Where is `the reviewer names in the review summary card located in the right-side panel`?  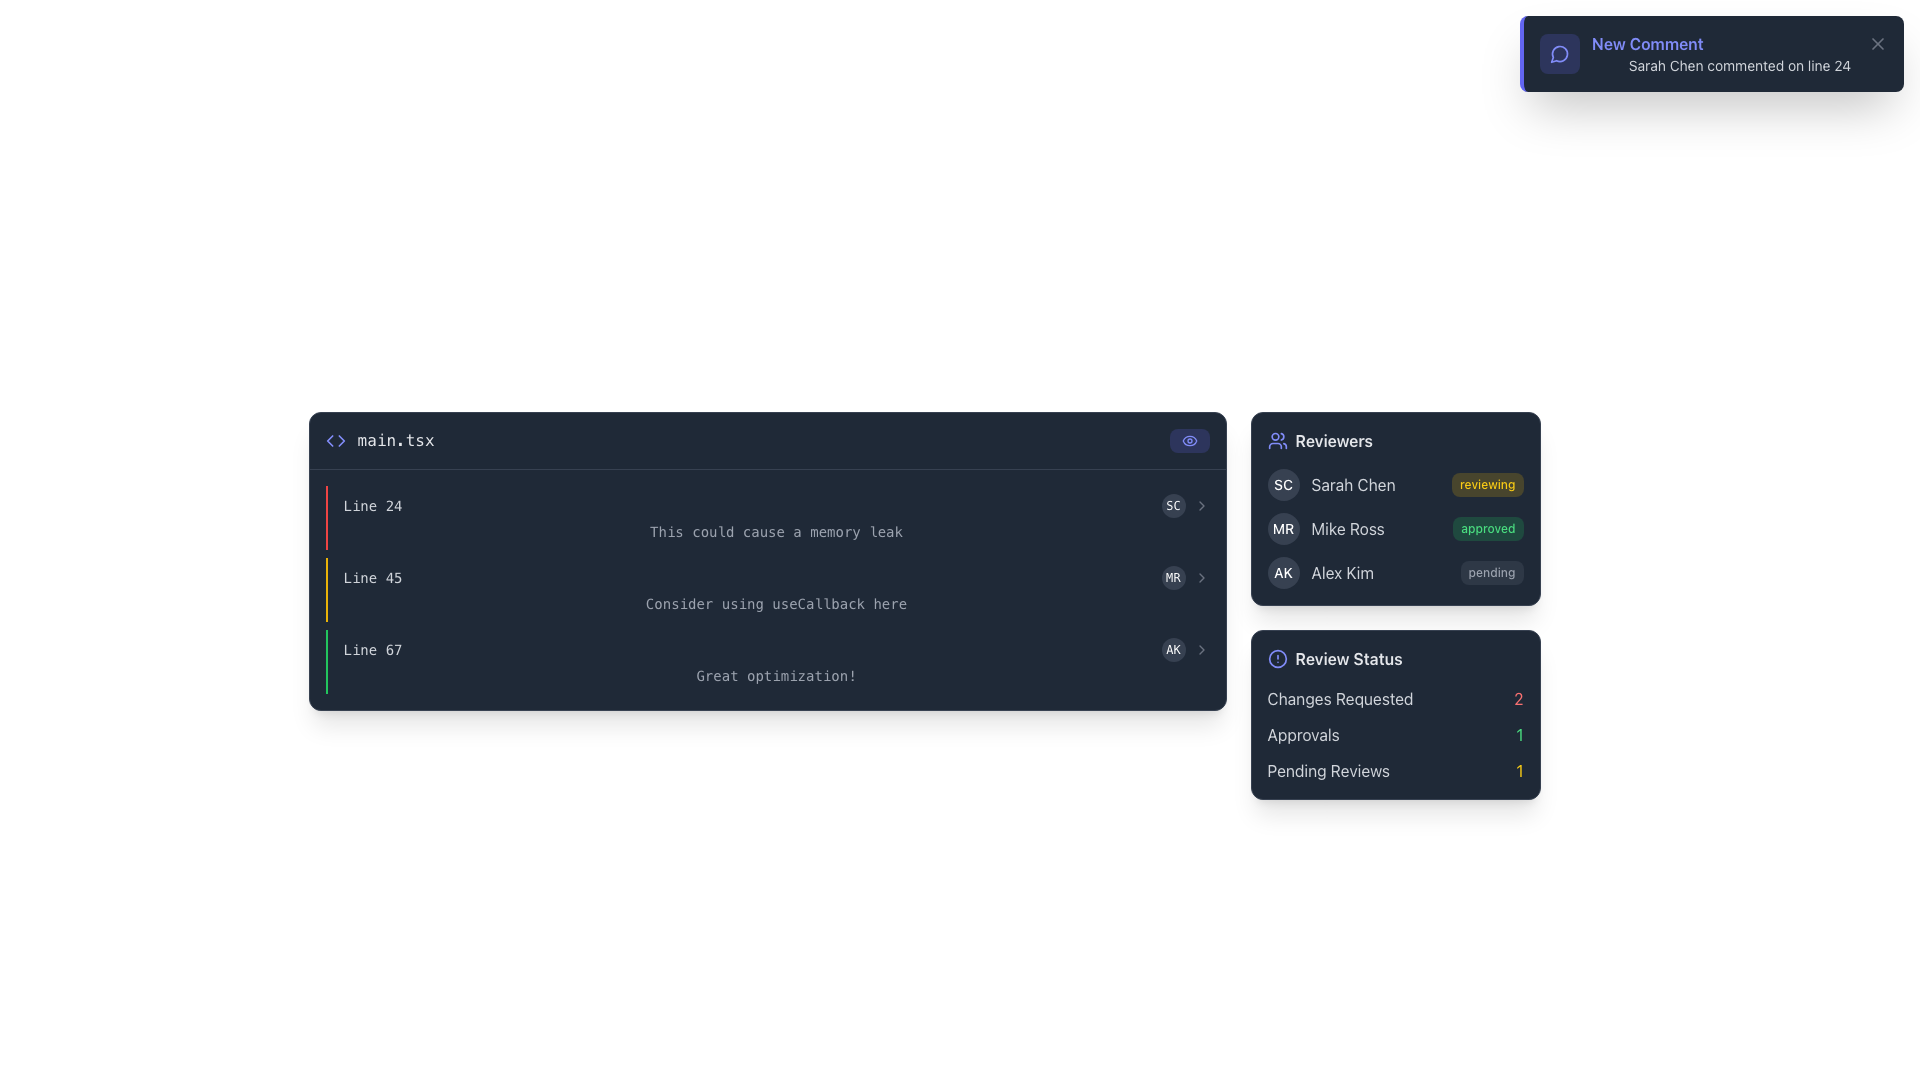 the reviewer names in the review summary card located in the right-side panel is located at coordinates (1394, 604).